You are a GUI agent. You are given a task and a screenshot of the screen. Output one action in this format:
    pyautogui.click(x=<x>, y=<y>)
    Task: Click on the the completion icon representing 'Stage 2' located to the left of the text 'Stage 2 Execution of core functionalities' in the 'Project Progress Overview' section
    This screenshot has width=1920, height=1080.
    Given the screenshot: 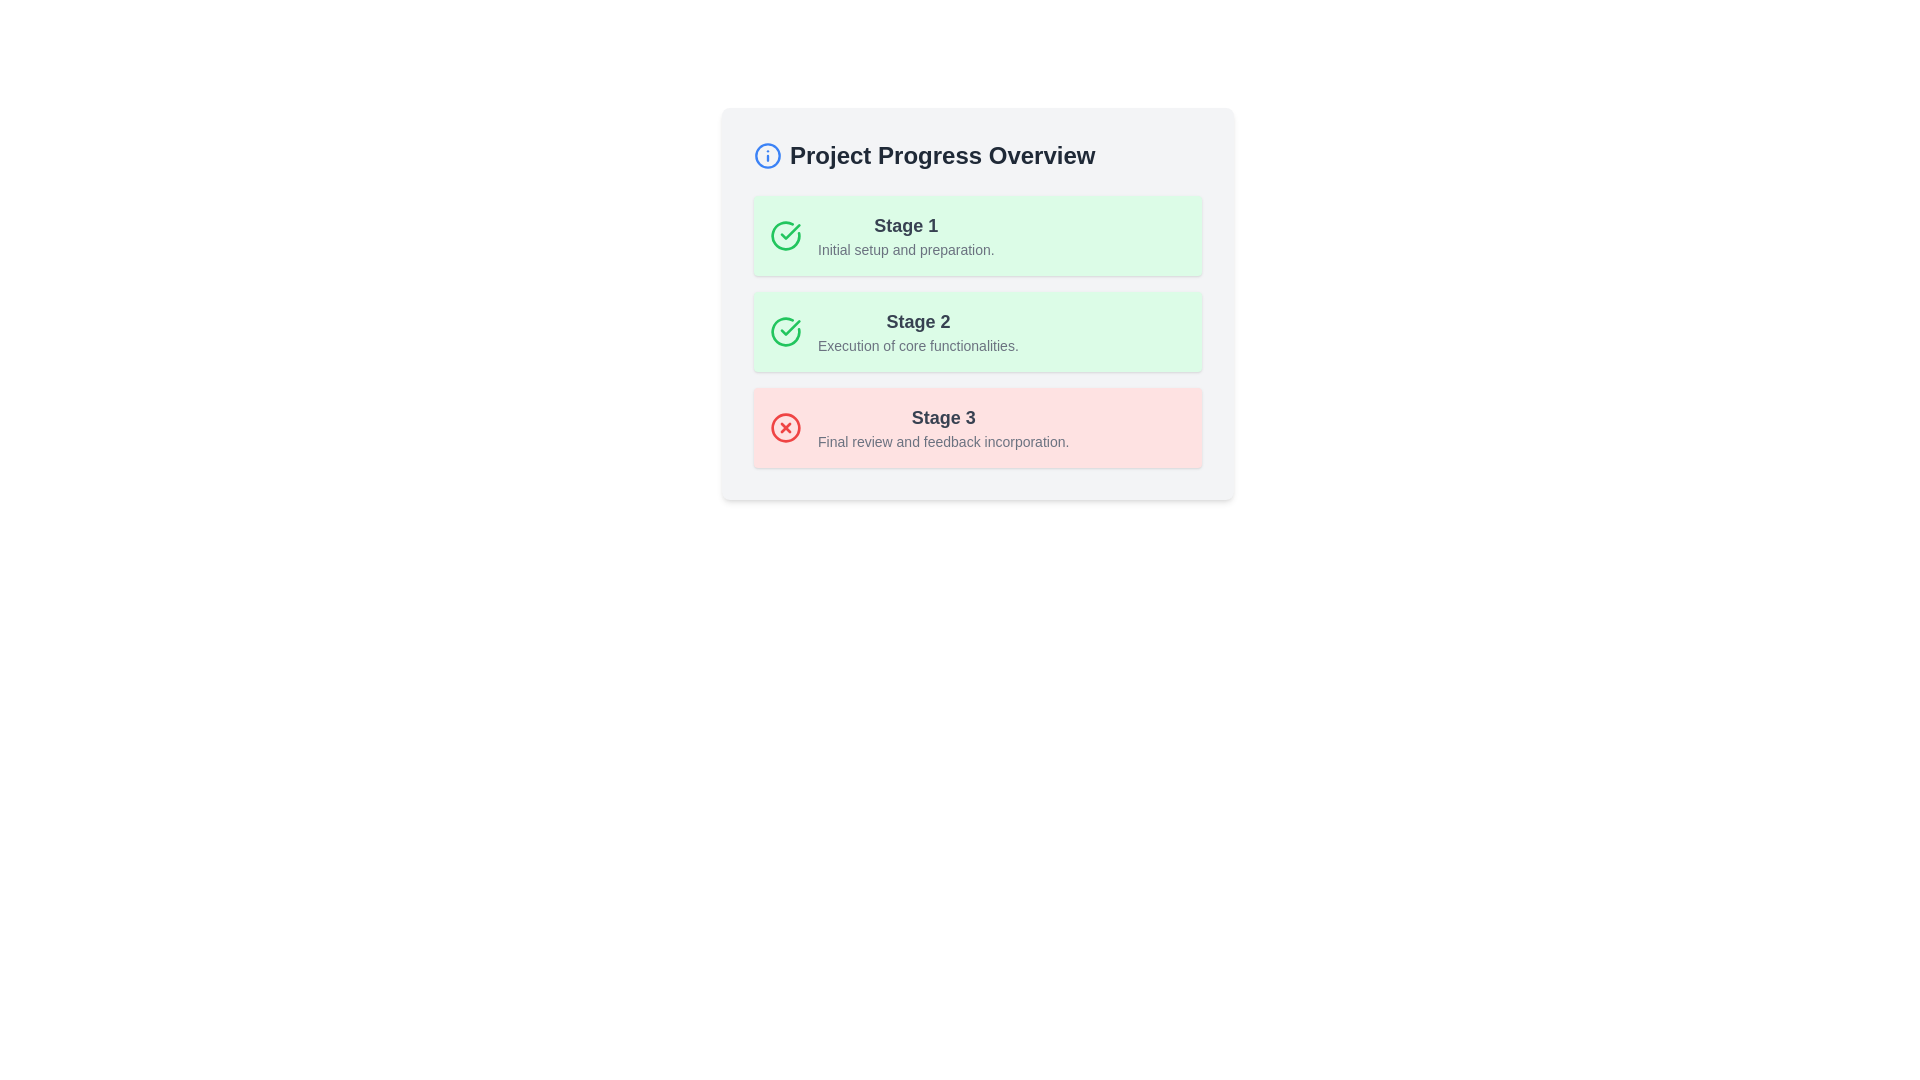 What is the action you would take?
    pyautogui.click(x=785, y=330)
    